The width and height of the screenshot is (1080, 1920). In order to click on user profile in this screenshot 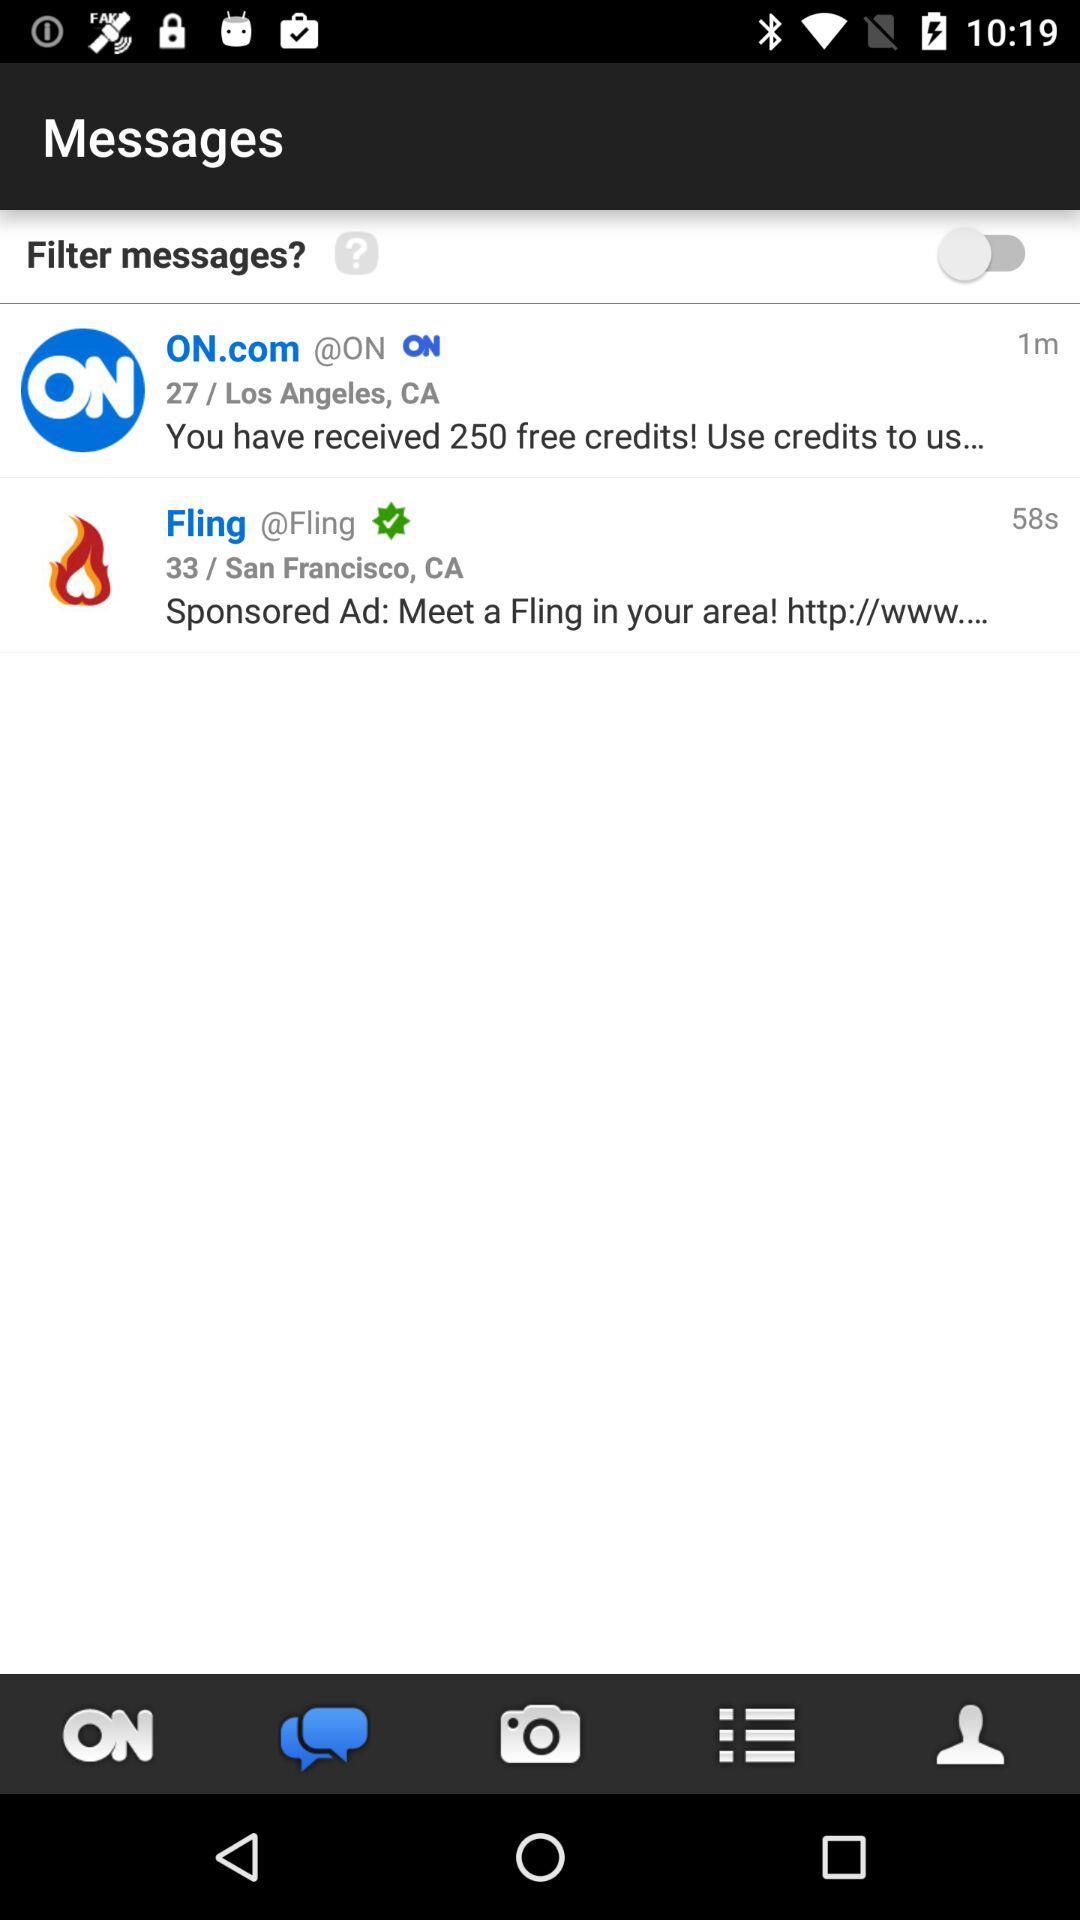, I will do `click(971, 1733)`.